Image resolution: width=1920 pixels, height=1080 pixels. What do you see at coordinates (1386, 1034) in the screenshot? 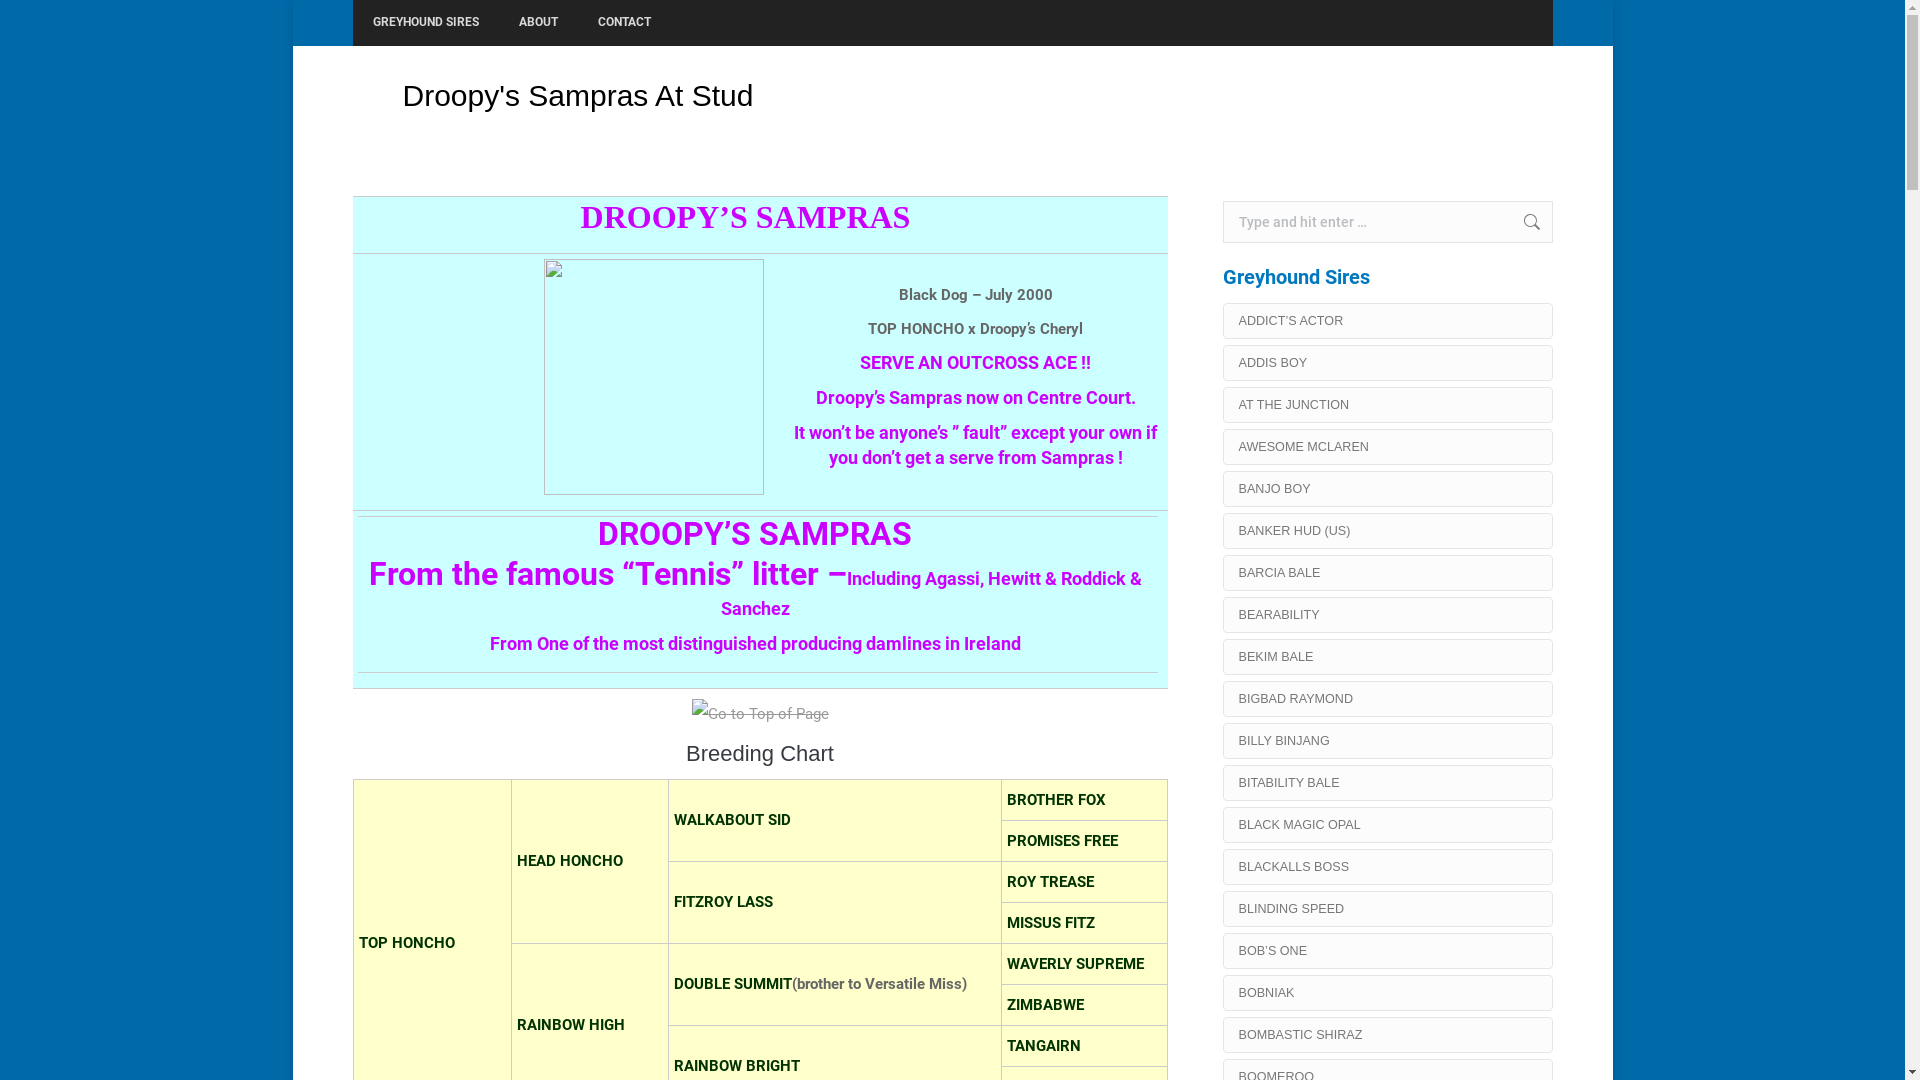
I see `'BOMBASTIC SHIRAZ'` at bounding box center [1386, 1034].